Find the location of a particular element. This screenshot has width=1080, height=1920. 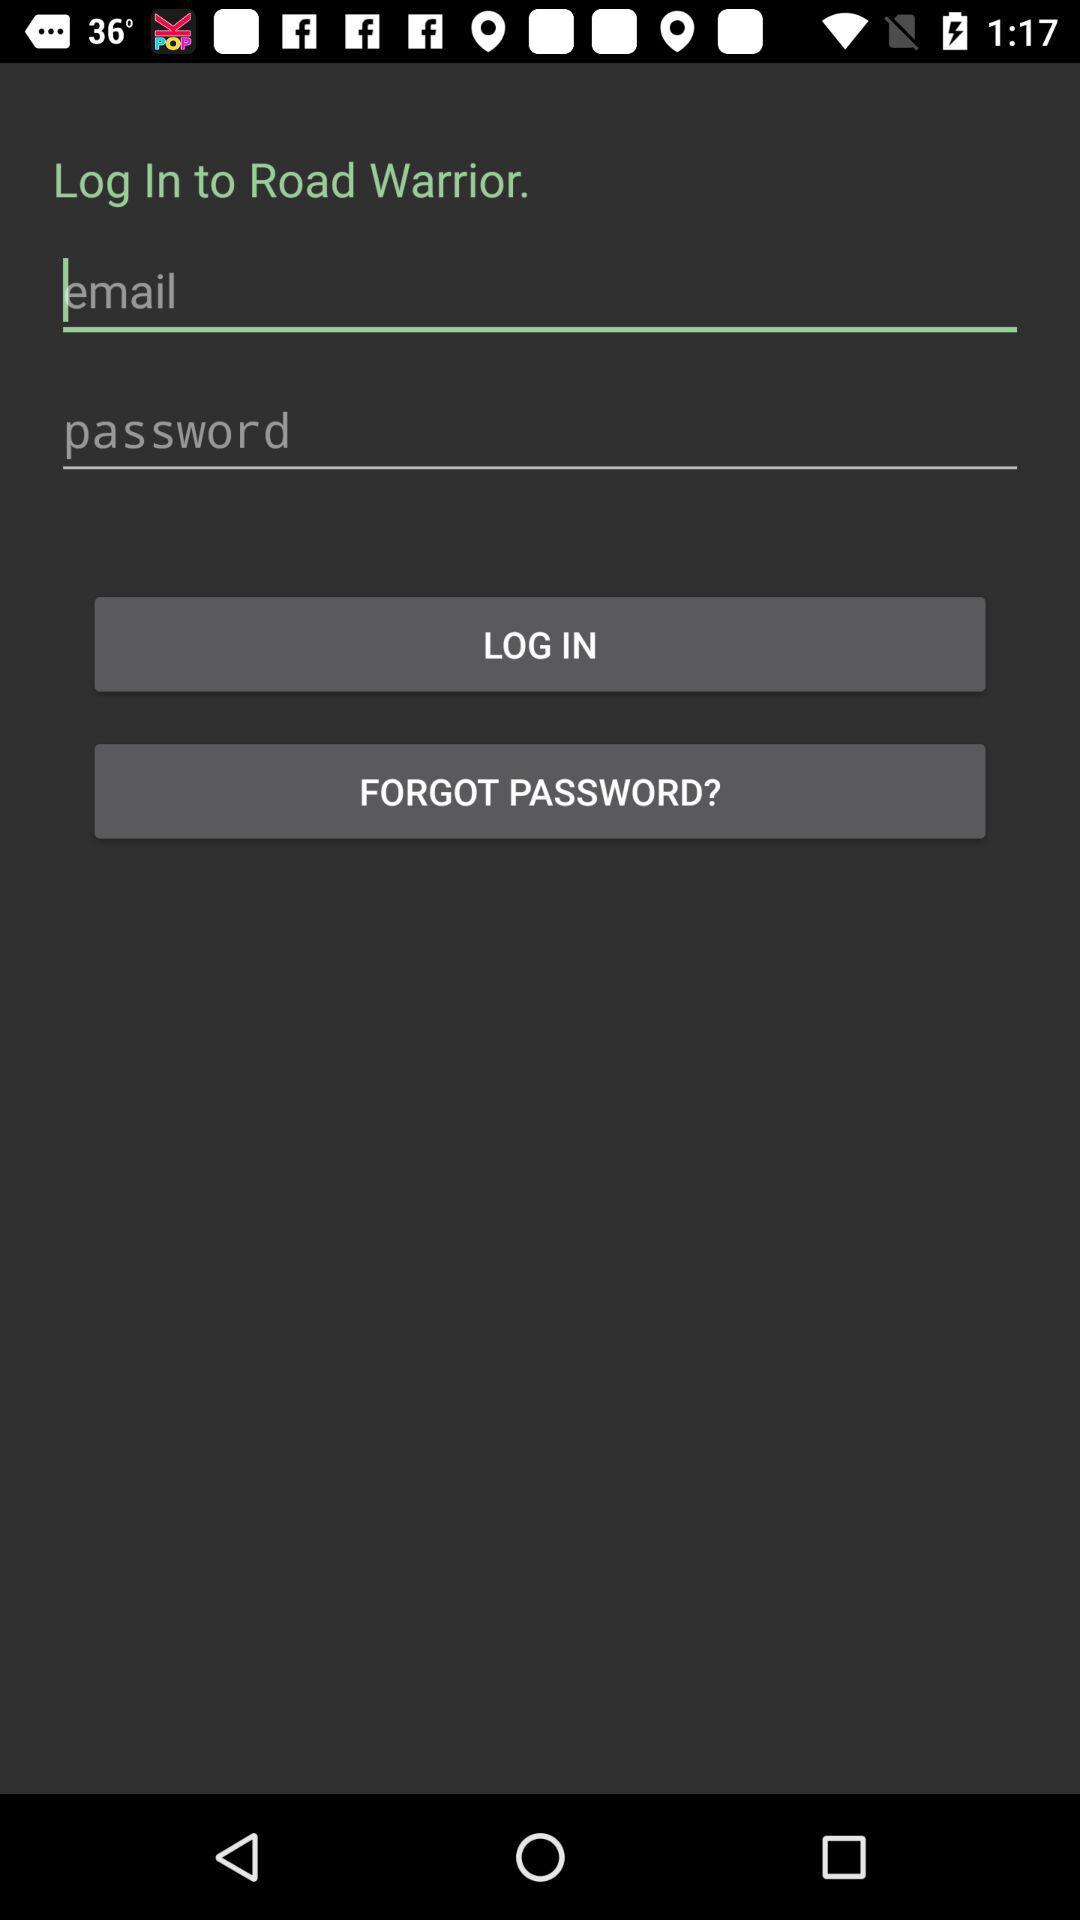

the forgot password? button is located at coordinates (540, 790).